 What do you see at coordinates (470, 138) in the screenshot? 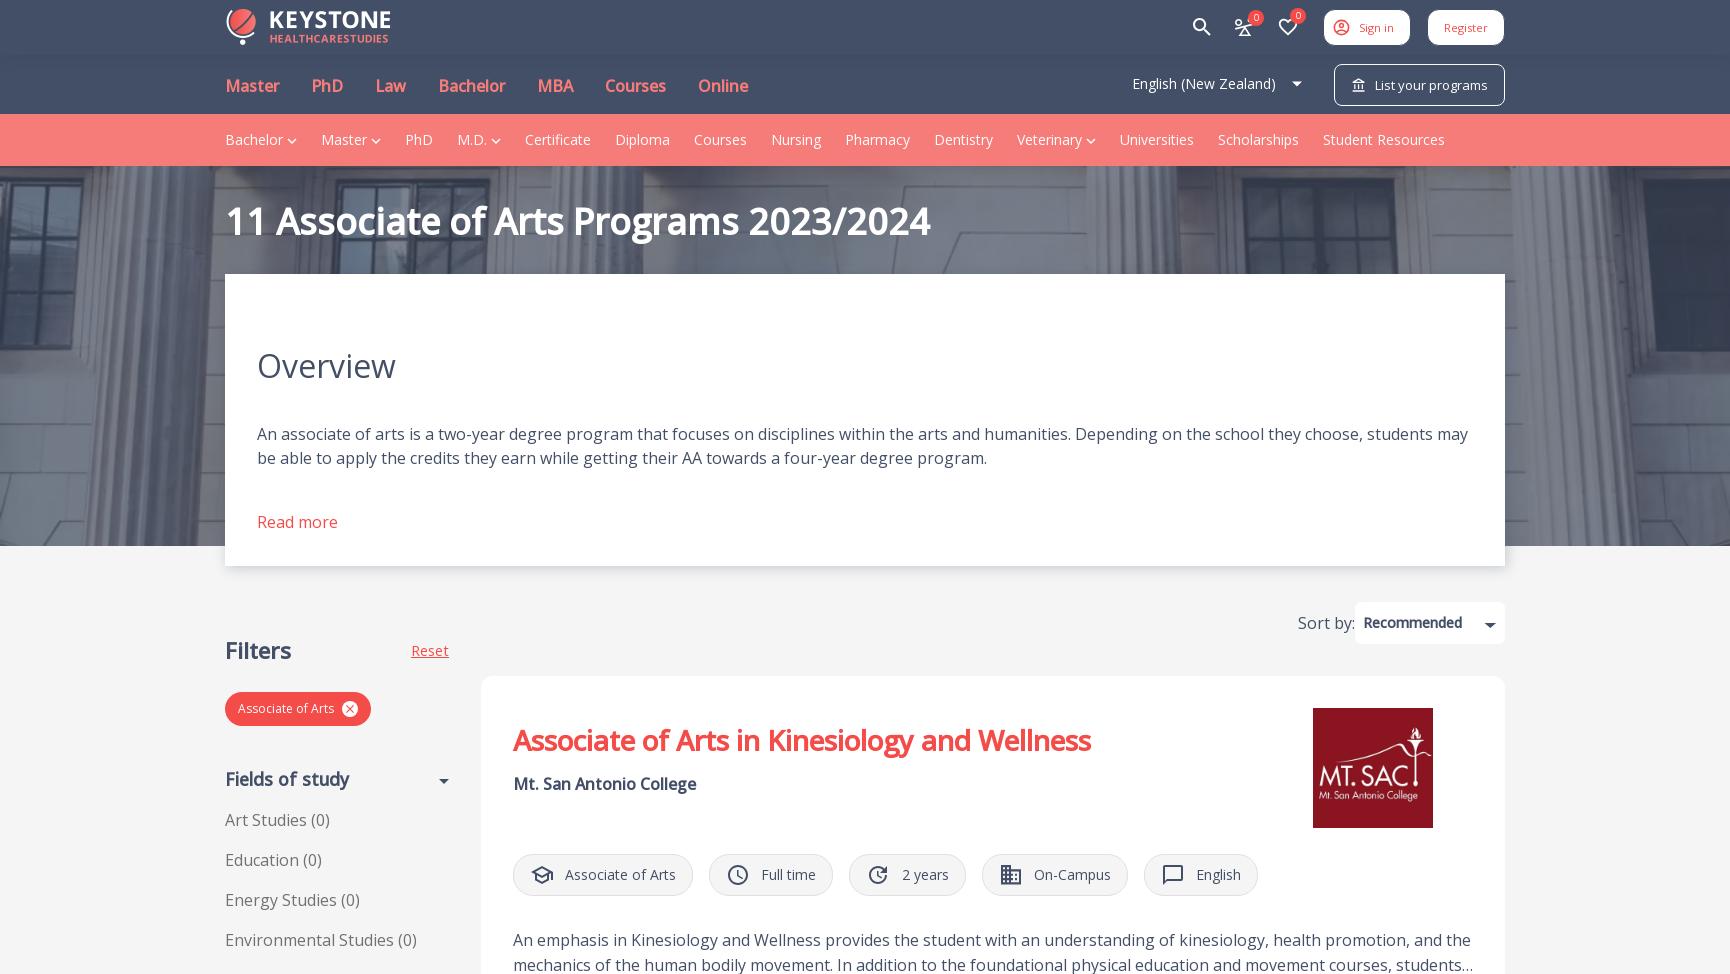
I see `'M.D.'` at bounding box center [470, 138].